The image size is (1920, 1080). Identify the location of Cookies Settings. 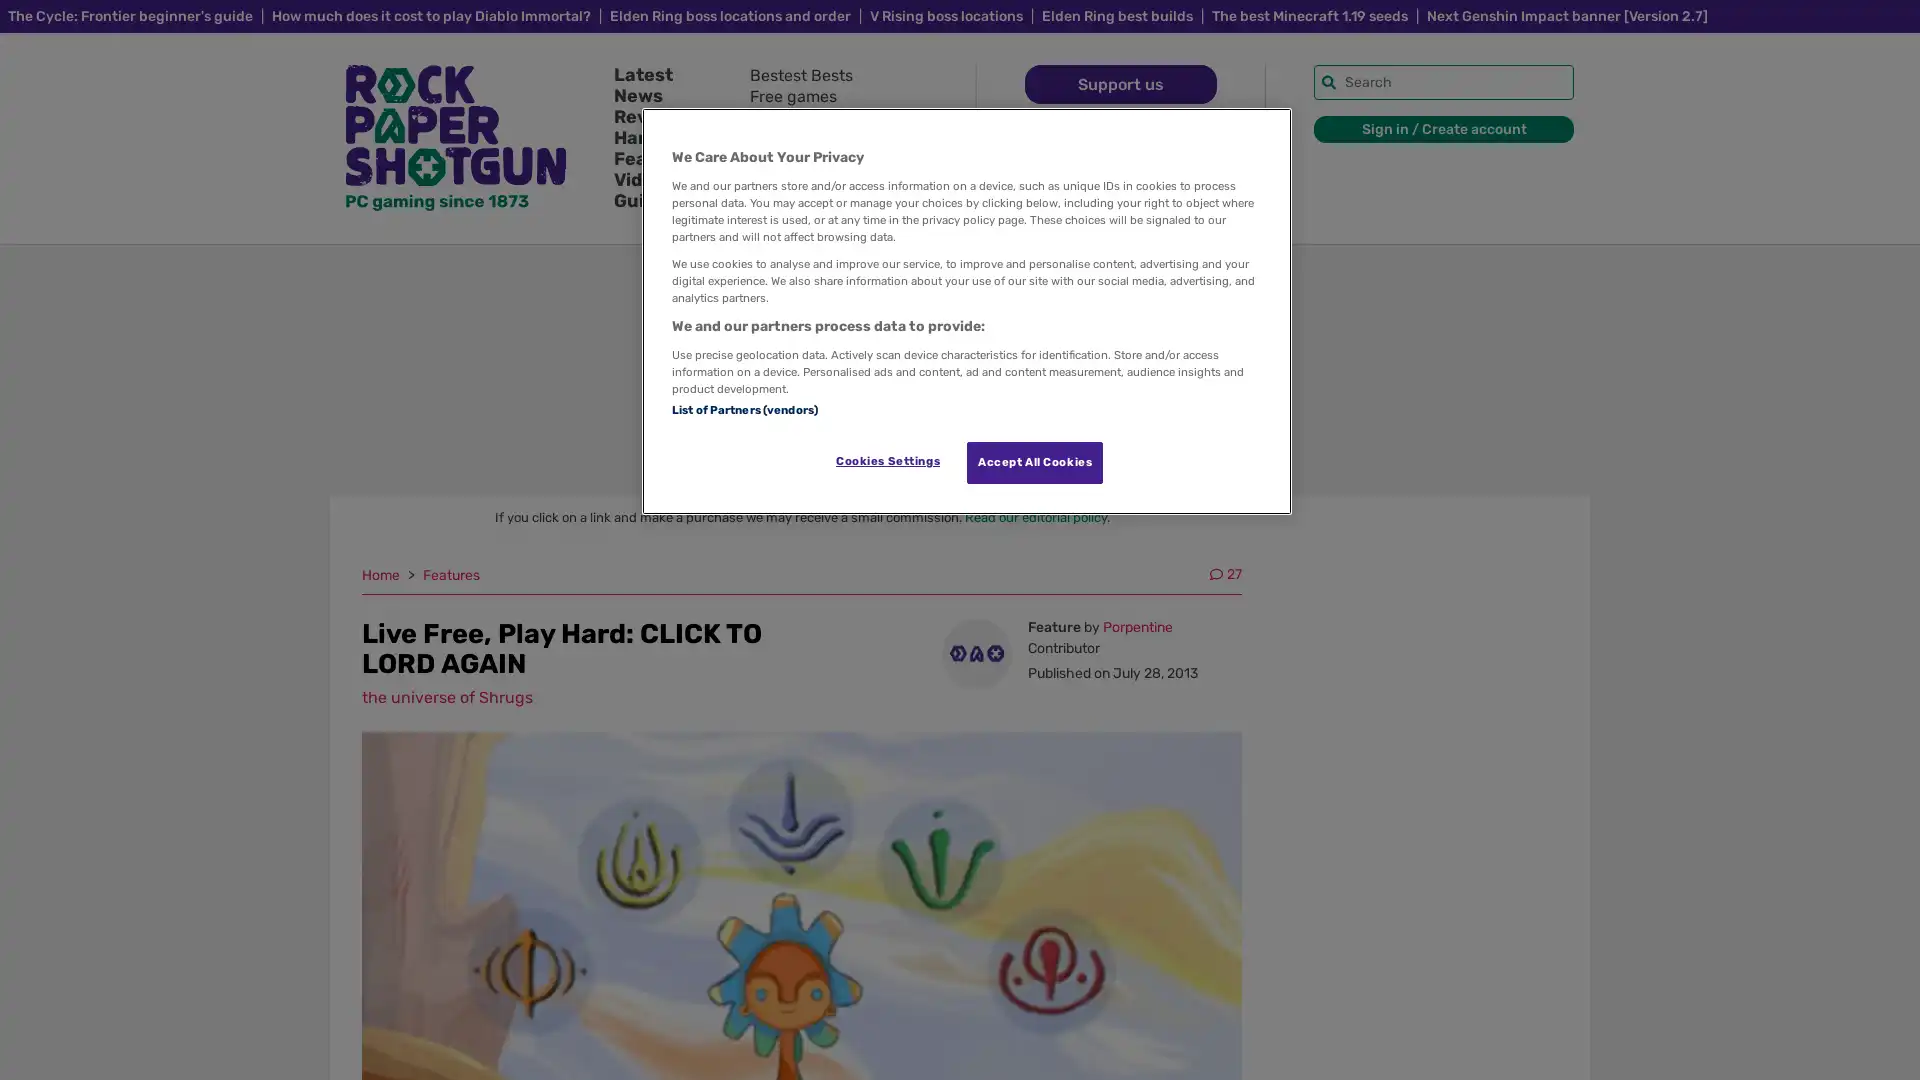
(886, 461).